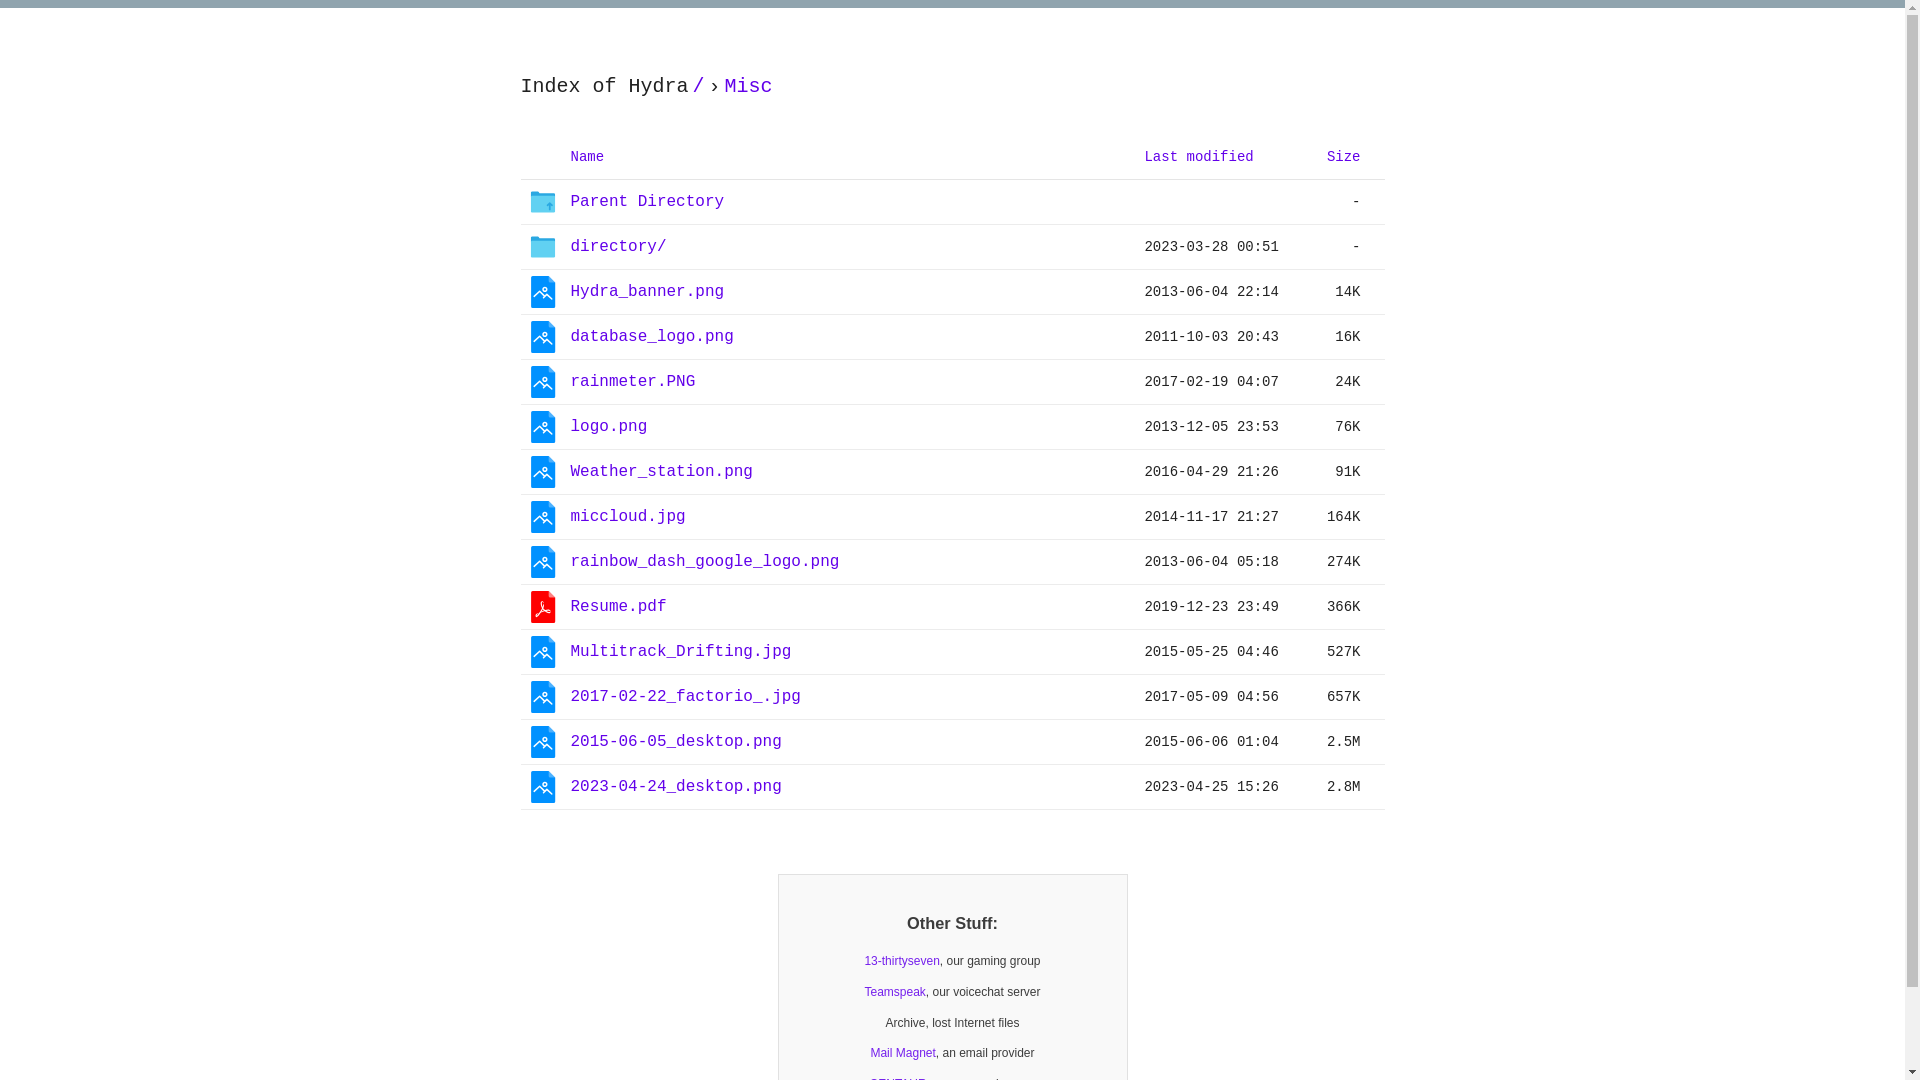  What do you see at coordinates (569, 471) in the screenshot?
I see `'Weather_station.png'` at bounding box center [569, 471].